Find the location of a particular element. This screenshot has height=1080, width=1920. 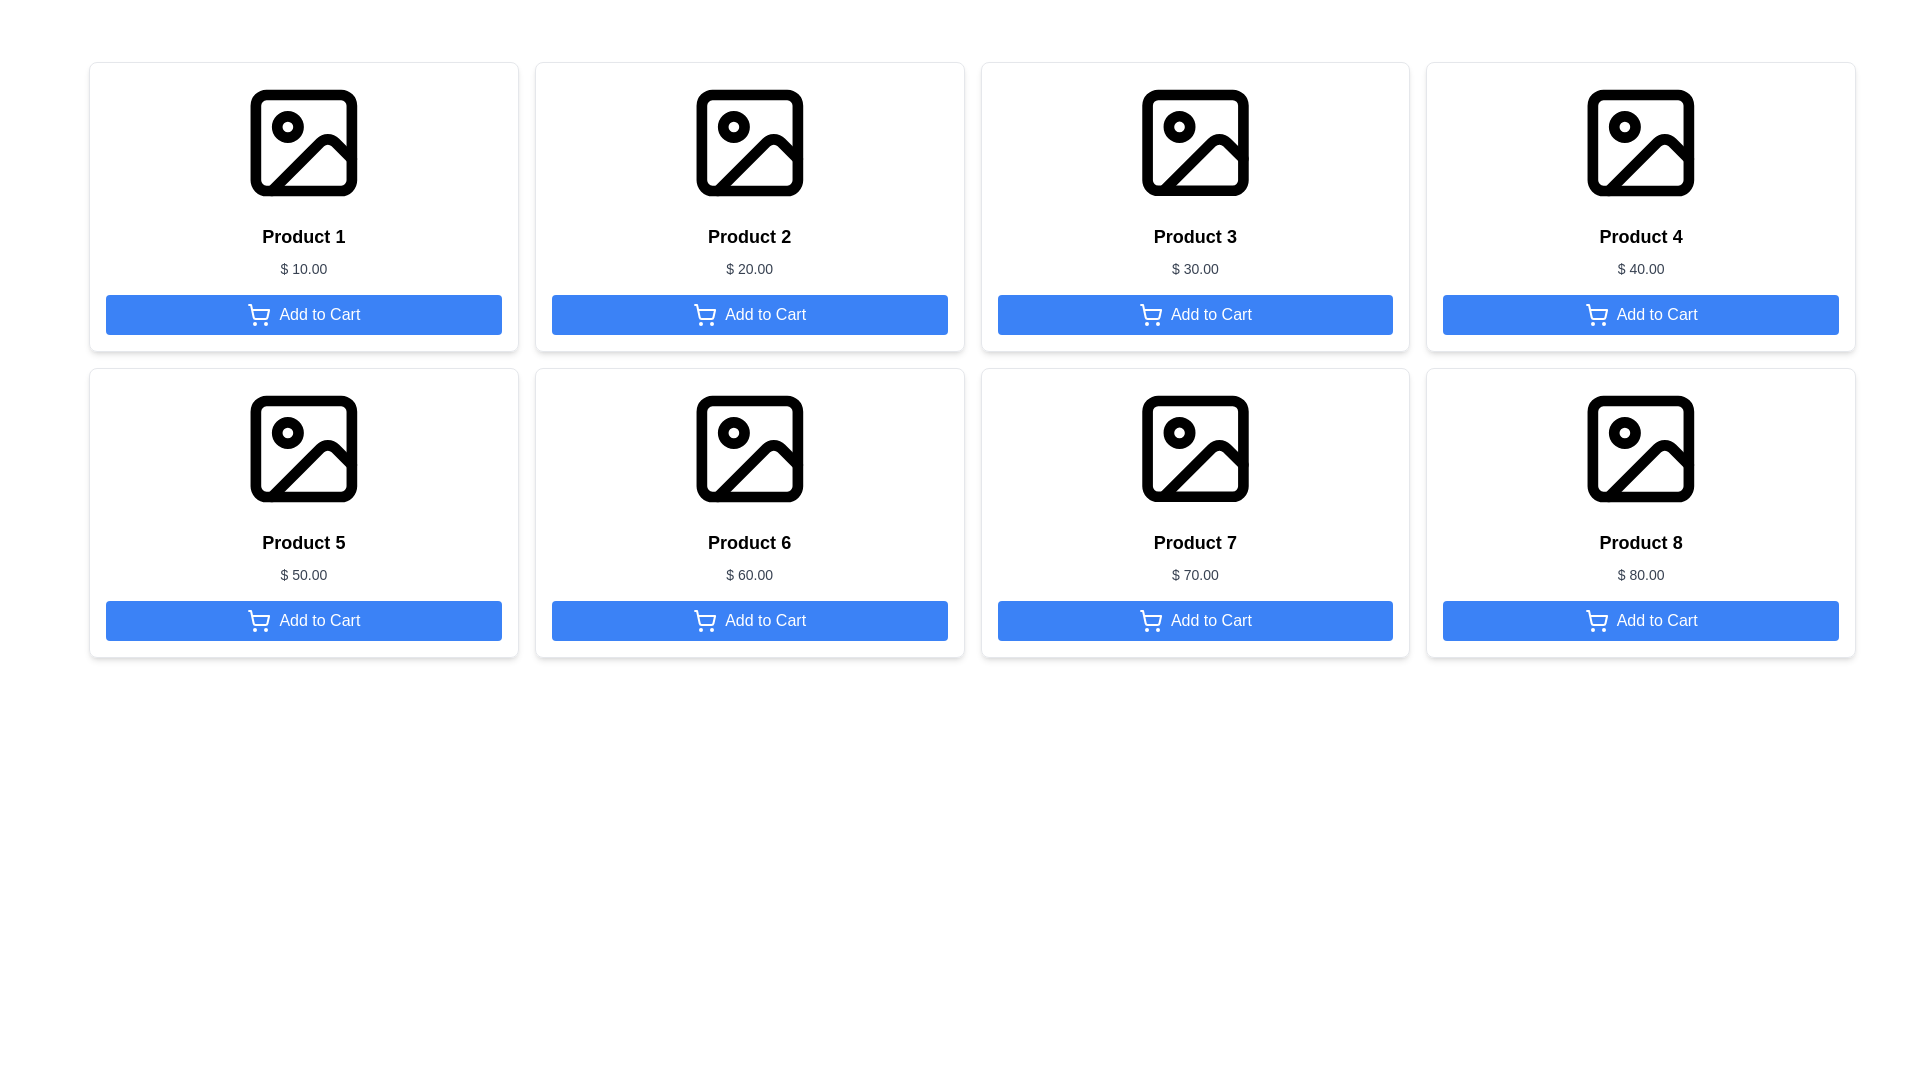

the decorative line graphic within the stylized icon located in the top-left product card labeled 'Product 1'. This graphic is a visual component that does not have interactive functionality but is part of the design's aesthetic is located at coordinates (310, 164).